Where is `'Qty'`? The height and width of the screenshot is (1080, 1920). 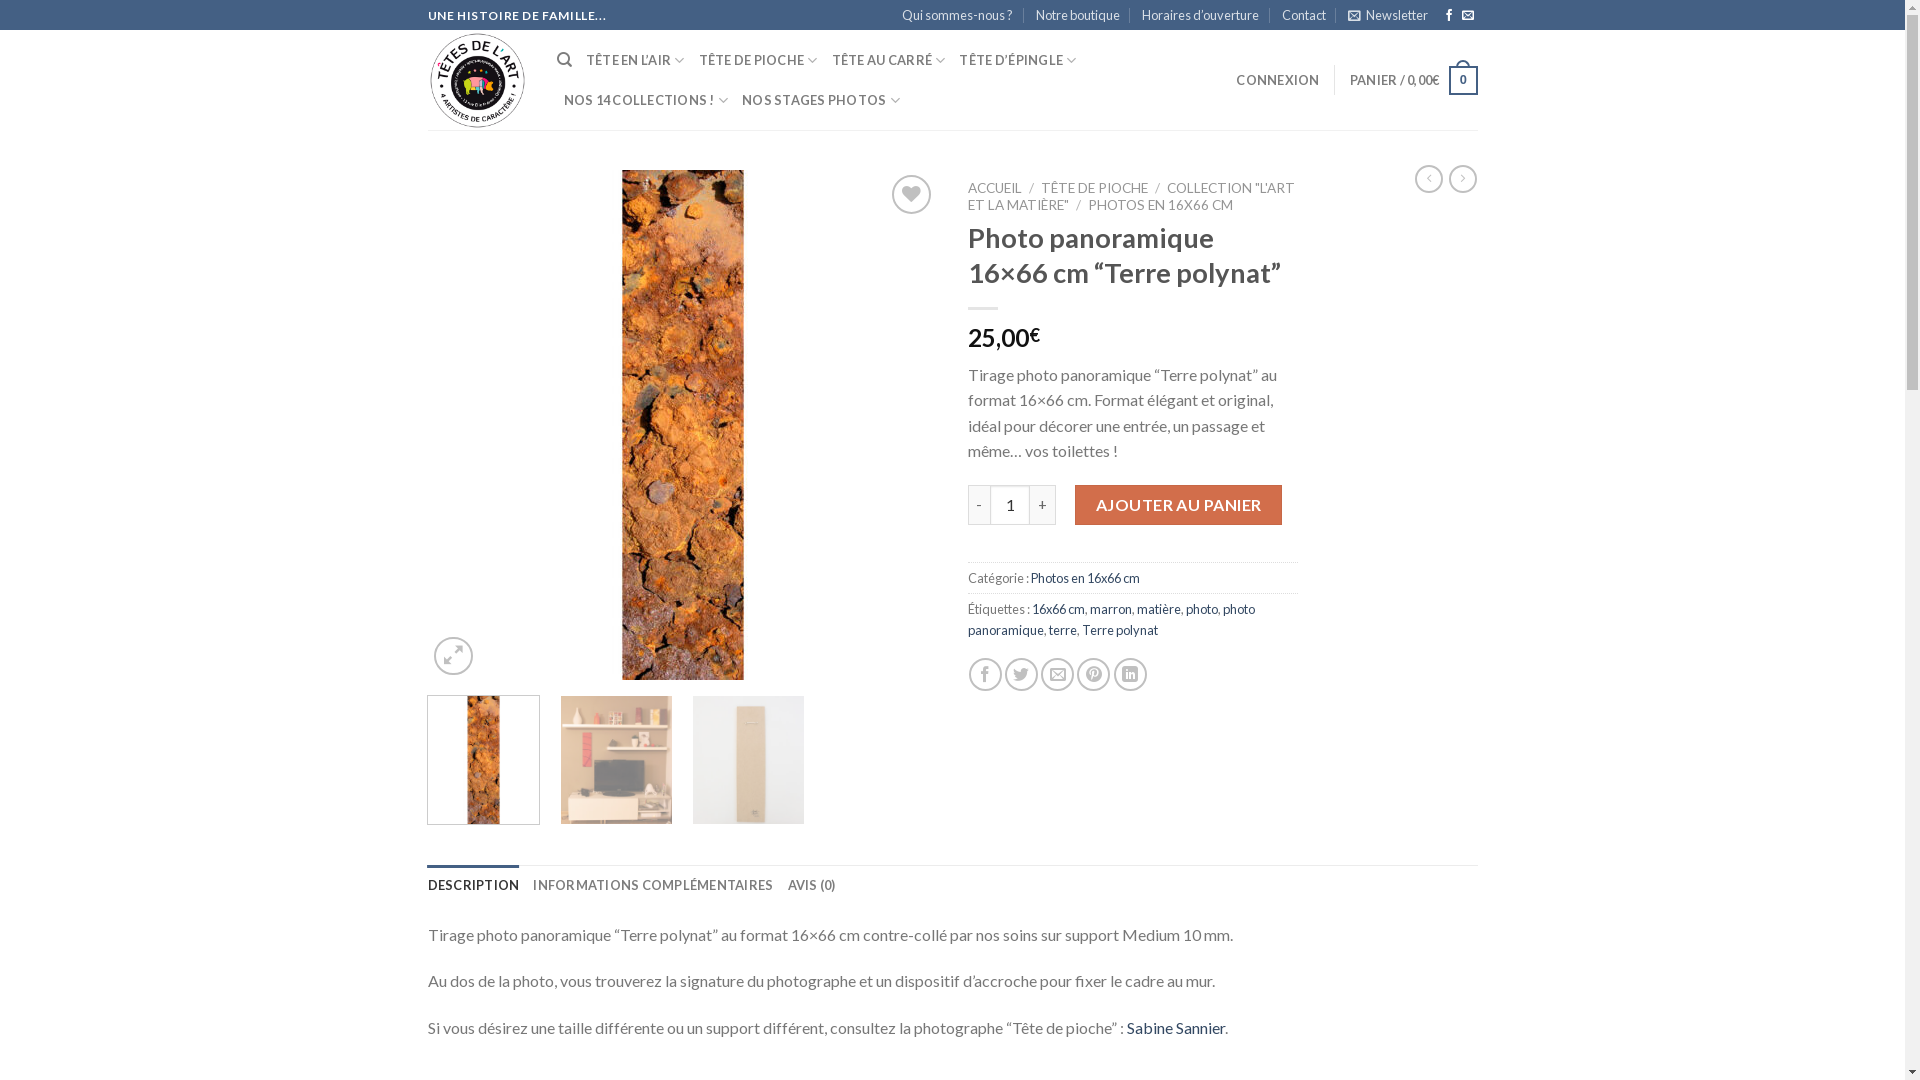 'Qty' is located at coordinates (989, 504).